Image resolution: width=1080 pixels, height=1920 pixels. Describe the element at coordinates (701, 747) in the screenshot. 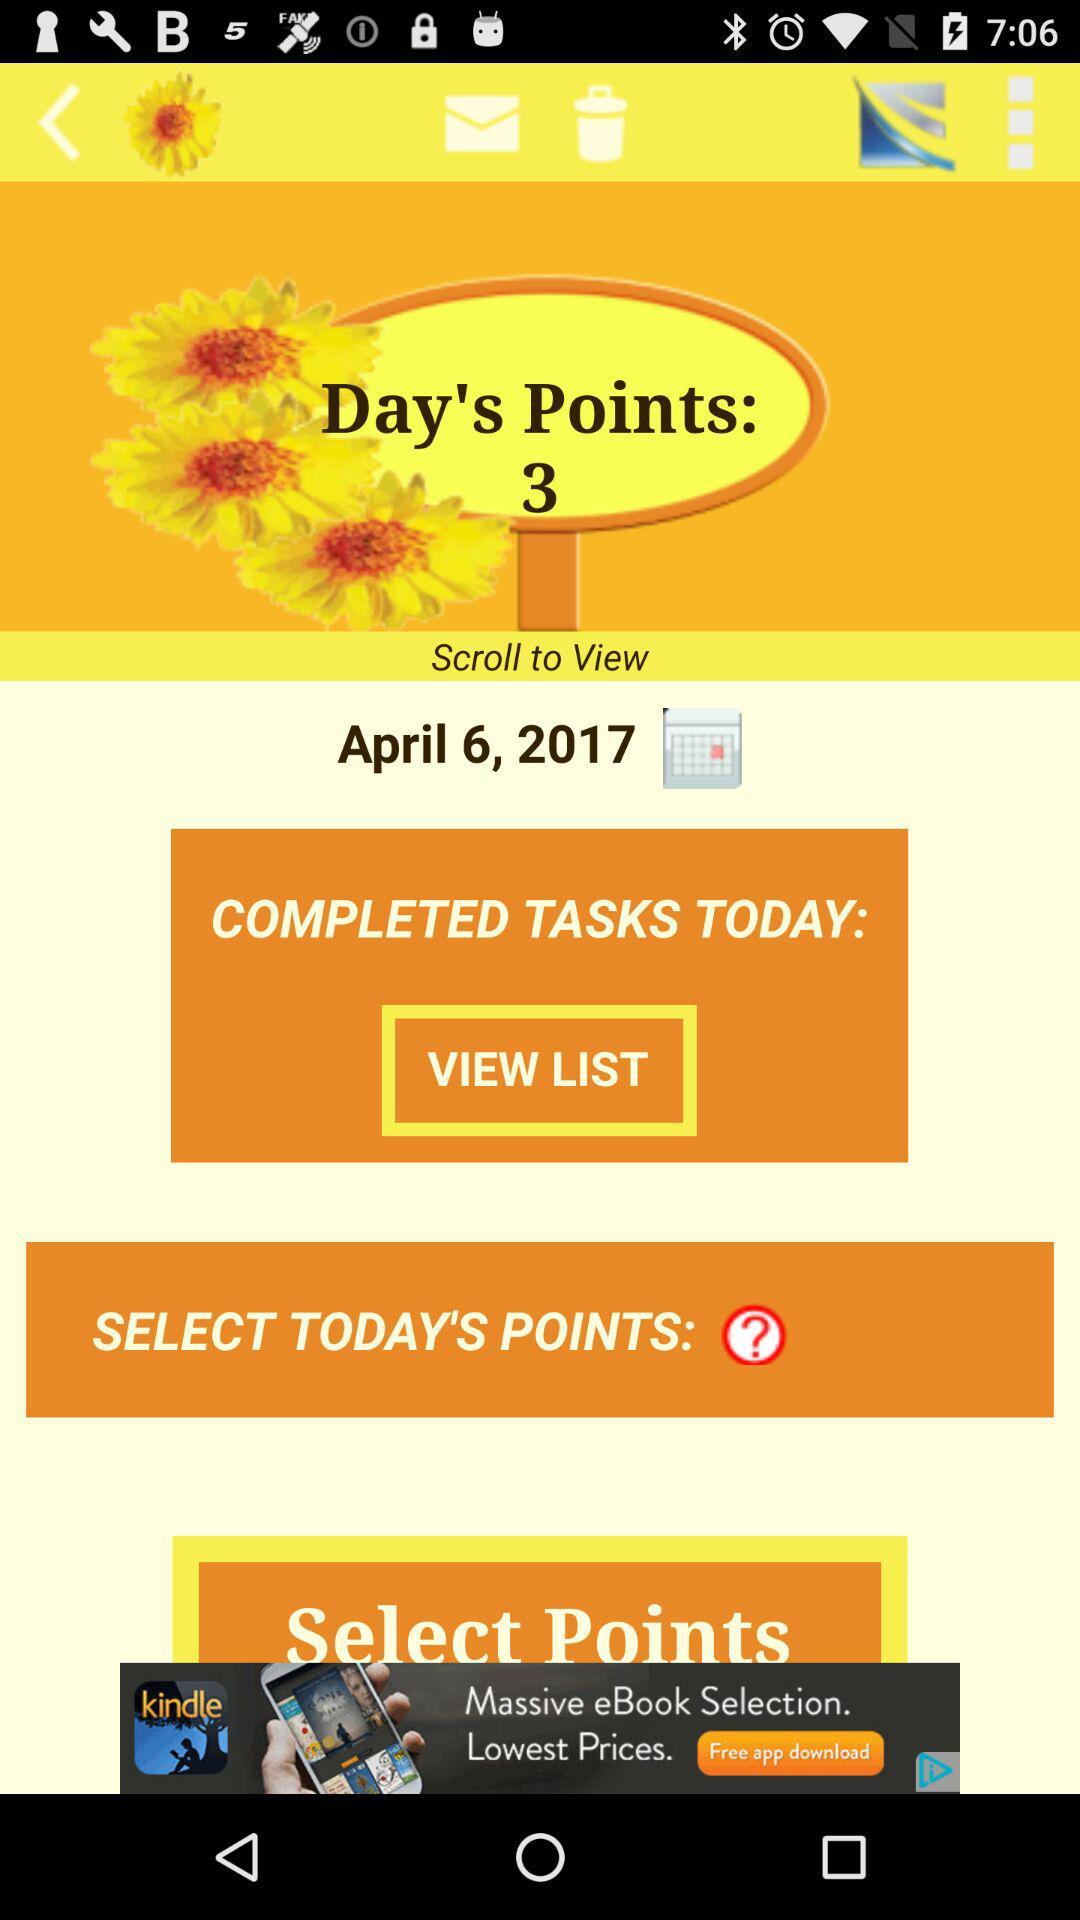

I see `icon next to the april 6, 2017 icon` at that location.